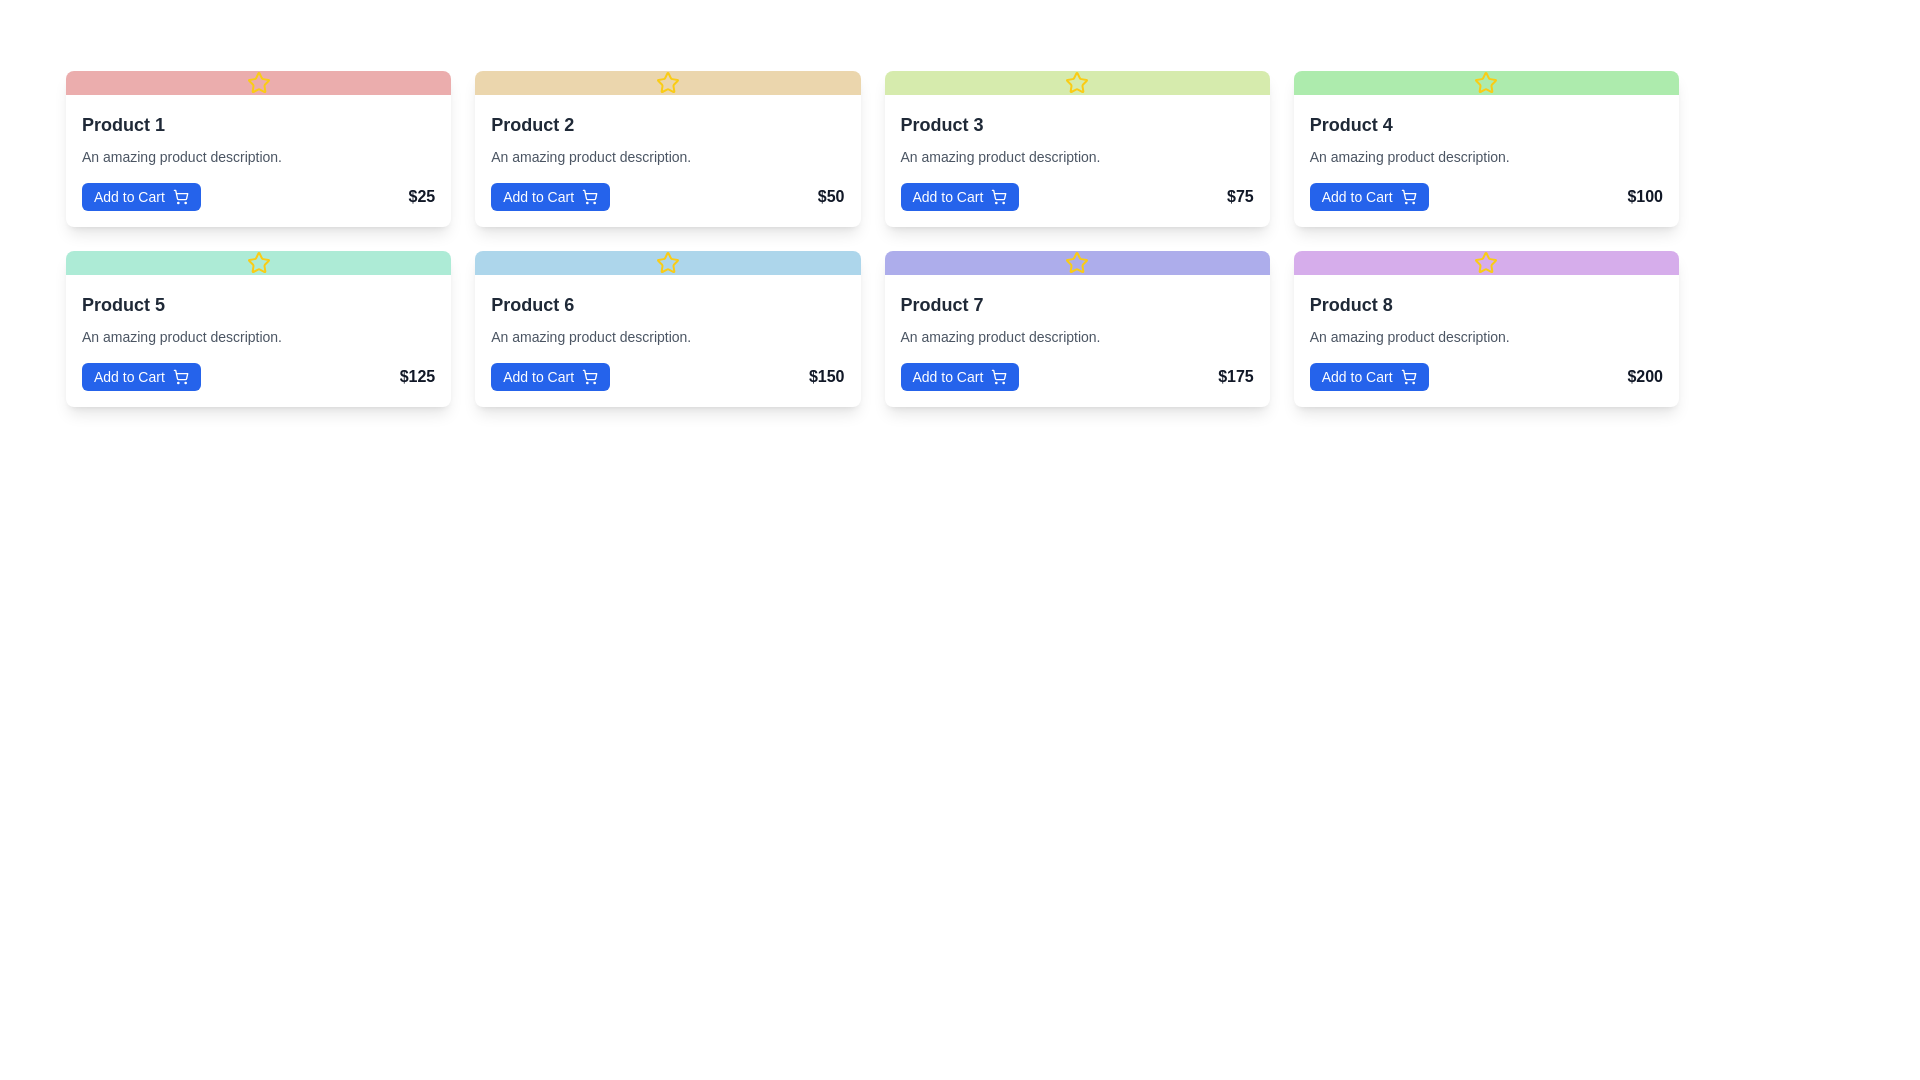 The image size is (1920, 1080). I want to click on the decorative star icon with a yellow outline, located at the top center of the card labeled 'Product 5', so click(257, 261).